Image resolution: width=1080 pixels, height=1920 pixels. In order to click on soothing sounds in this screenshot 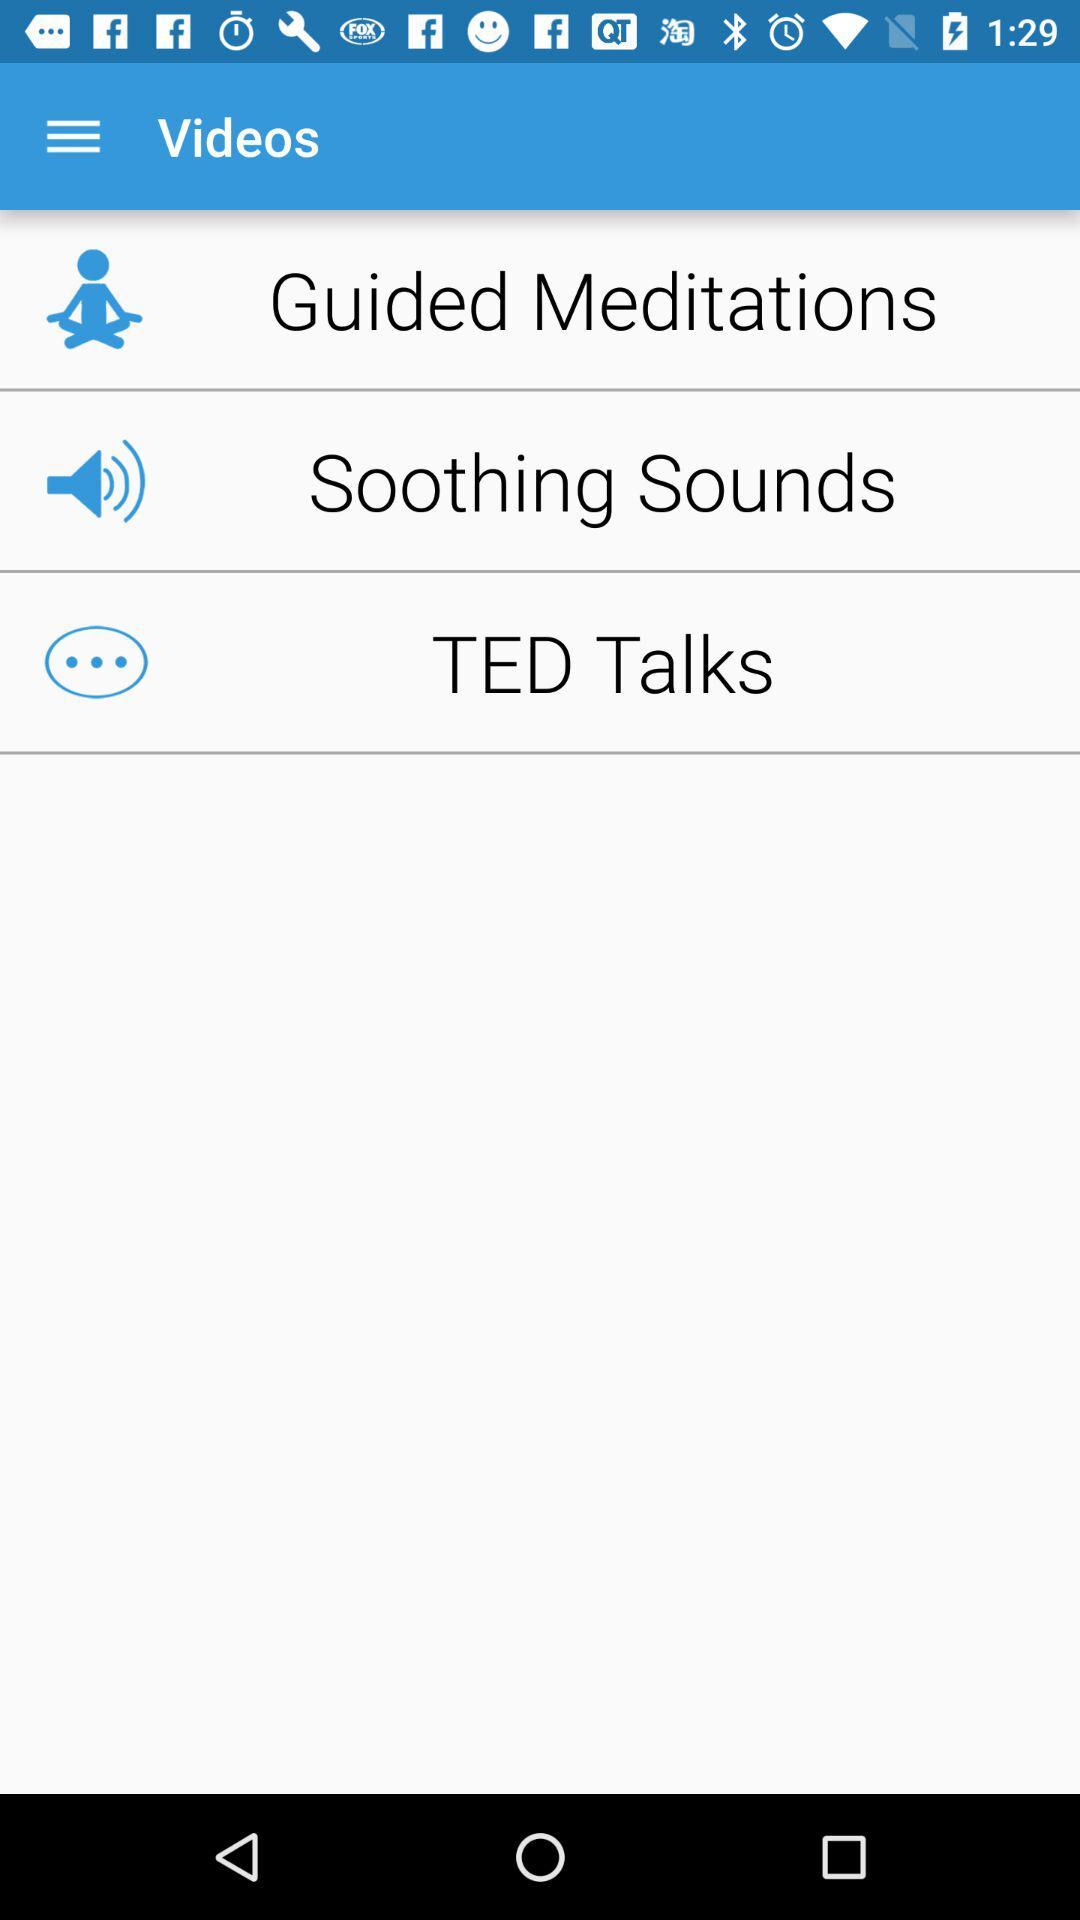, I will do `click(540, 480)`.